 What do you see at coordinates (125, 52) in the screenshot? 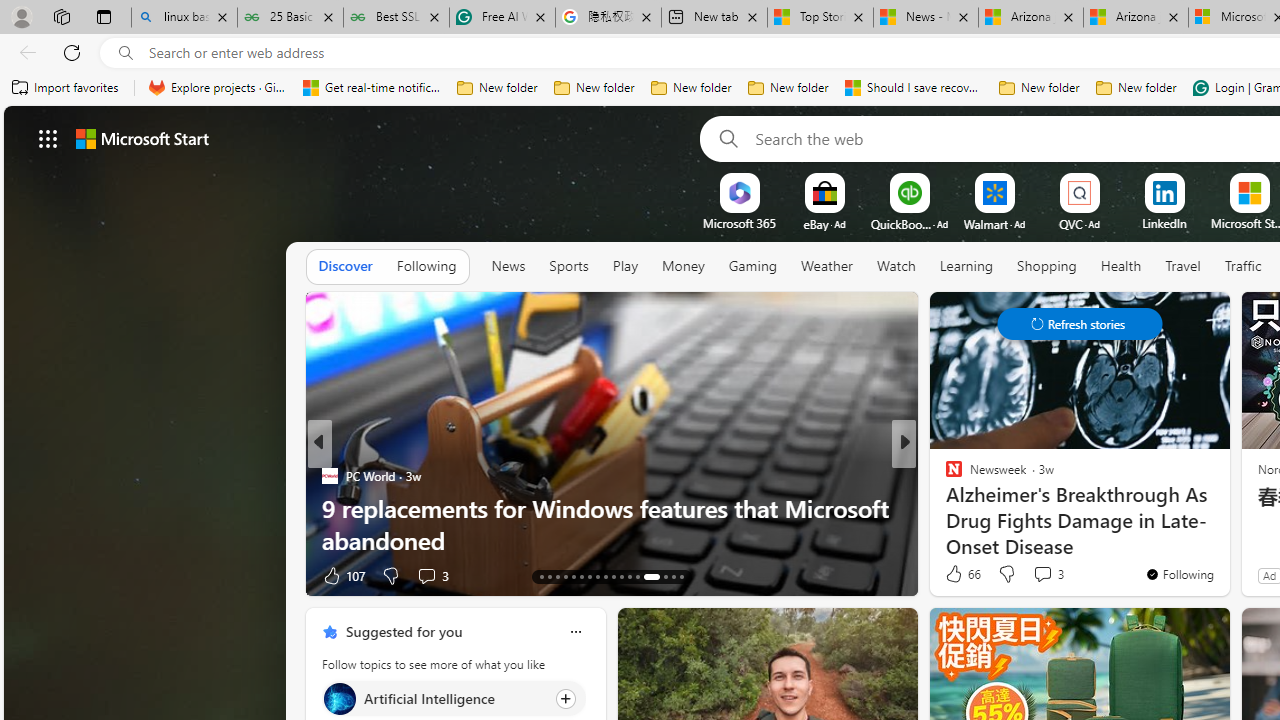
I see `'Search icon'` at bounding box center [125, 52].